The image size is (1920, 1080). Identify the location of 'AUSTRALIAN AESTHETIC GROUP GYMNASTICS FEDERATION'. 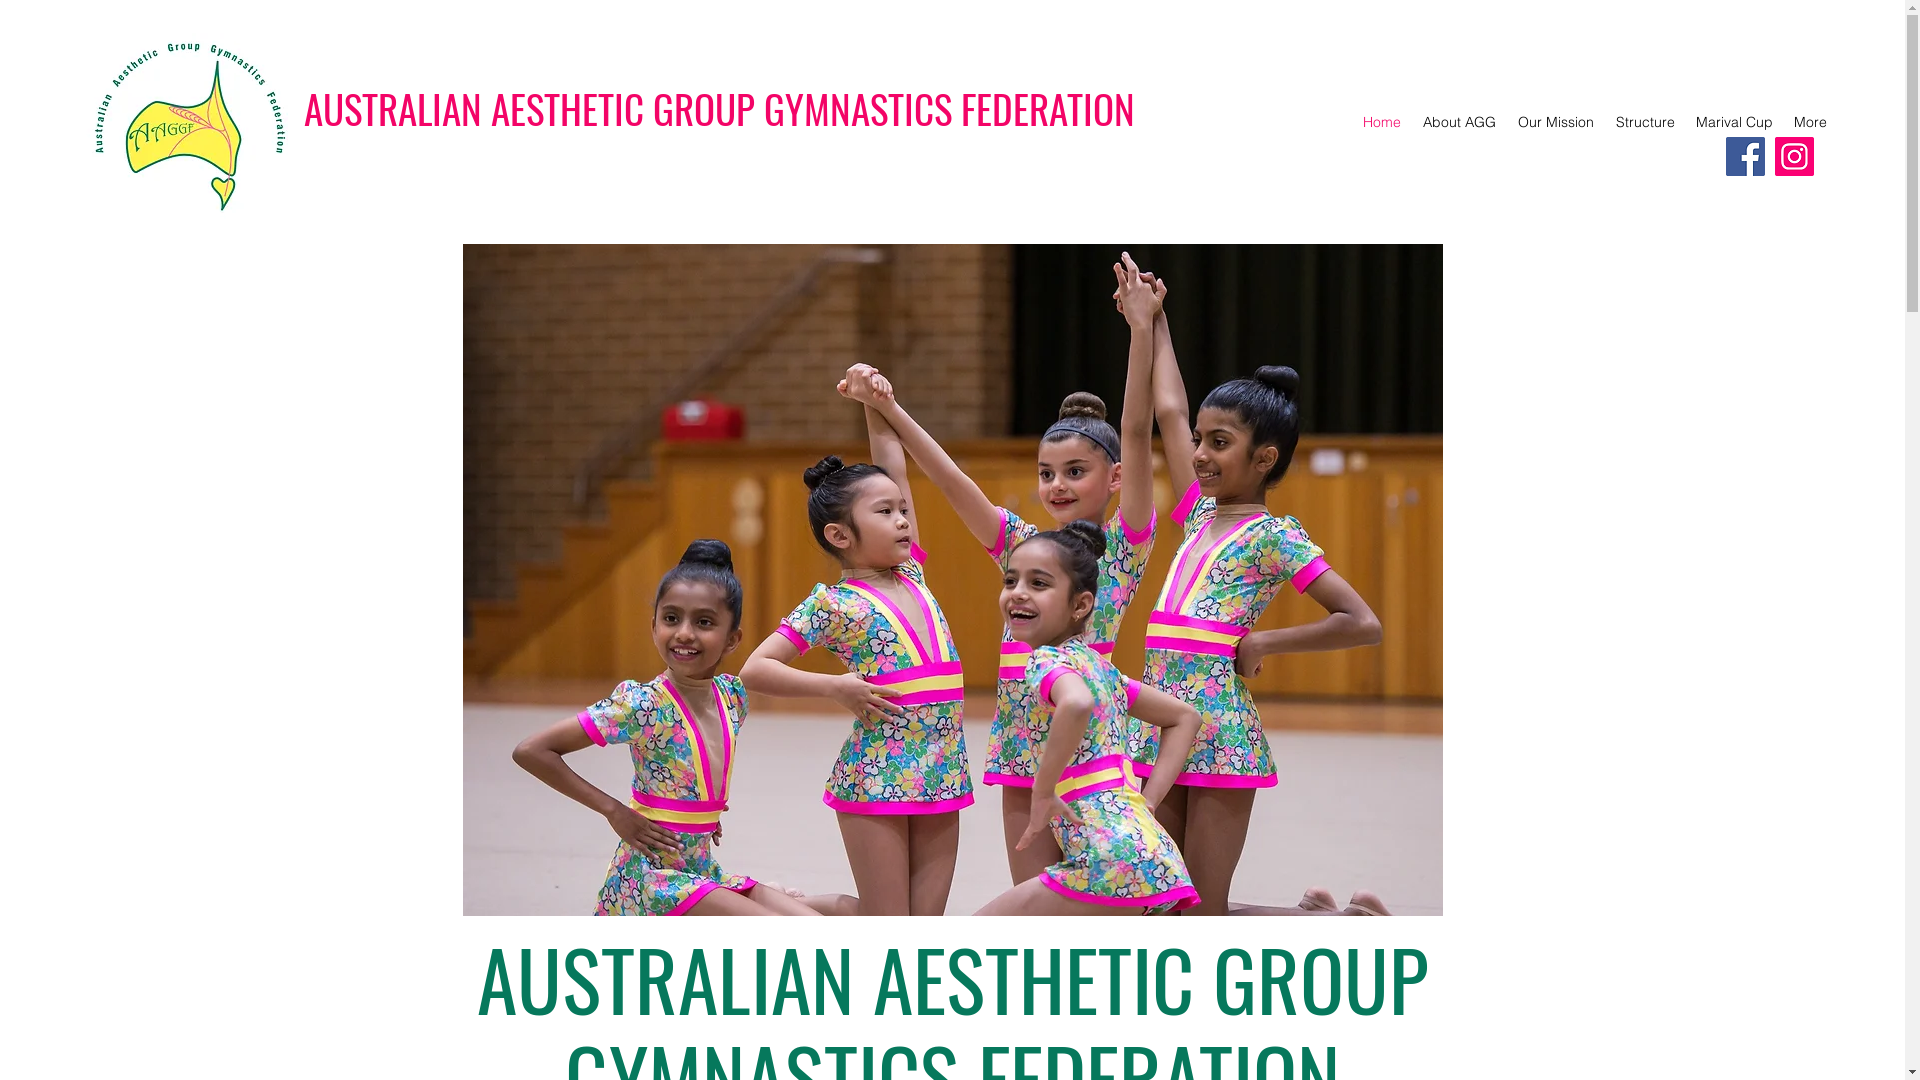
(719, 108).